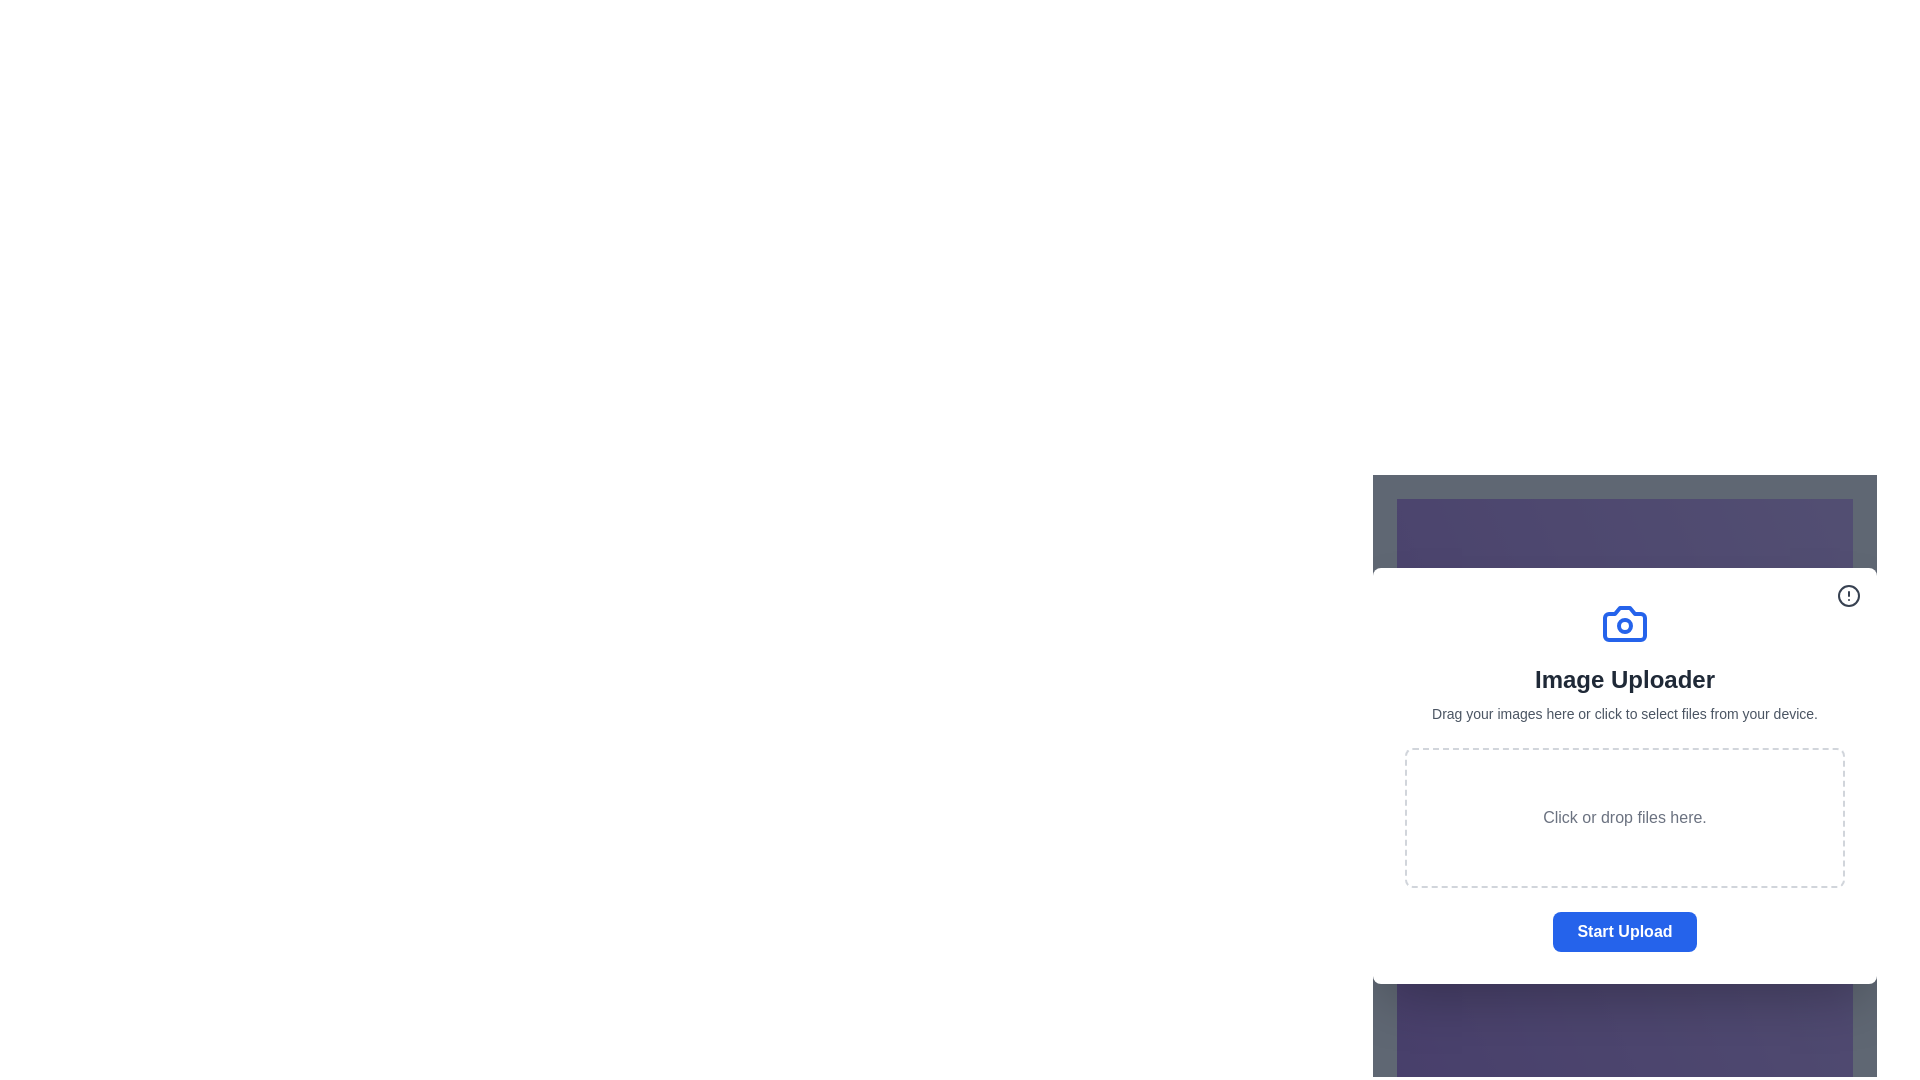  What do you see at coordinates (1847, 595) in the screenshot?
I see `the circular component within the warning icon located in the top-right corner of the card containing the 'Image Uploader' module` at bounding box center [1847, 595].